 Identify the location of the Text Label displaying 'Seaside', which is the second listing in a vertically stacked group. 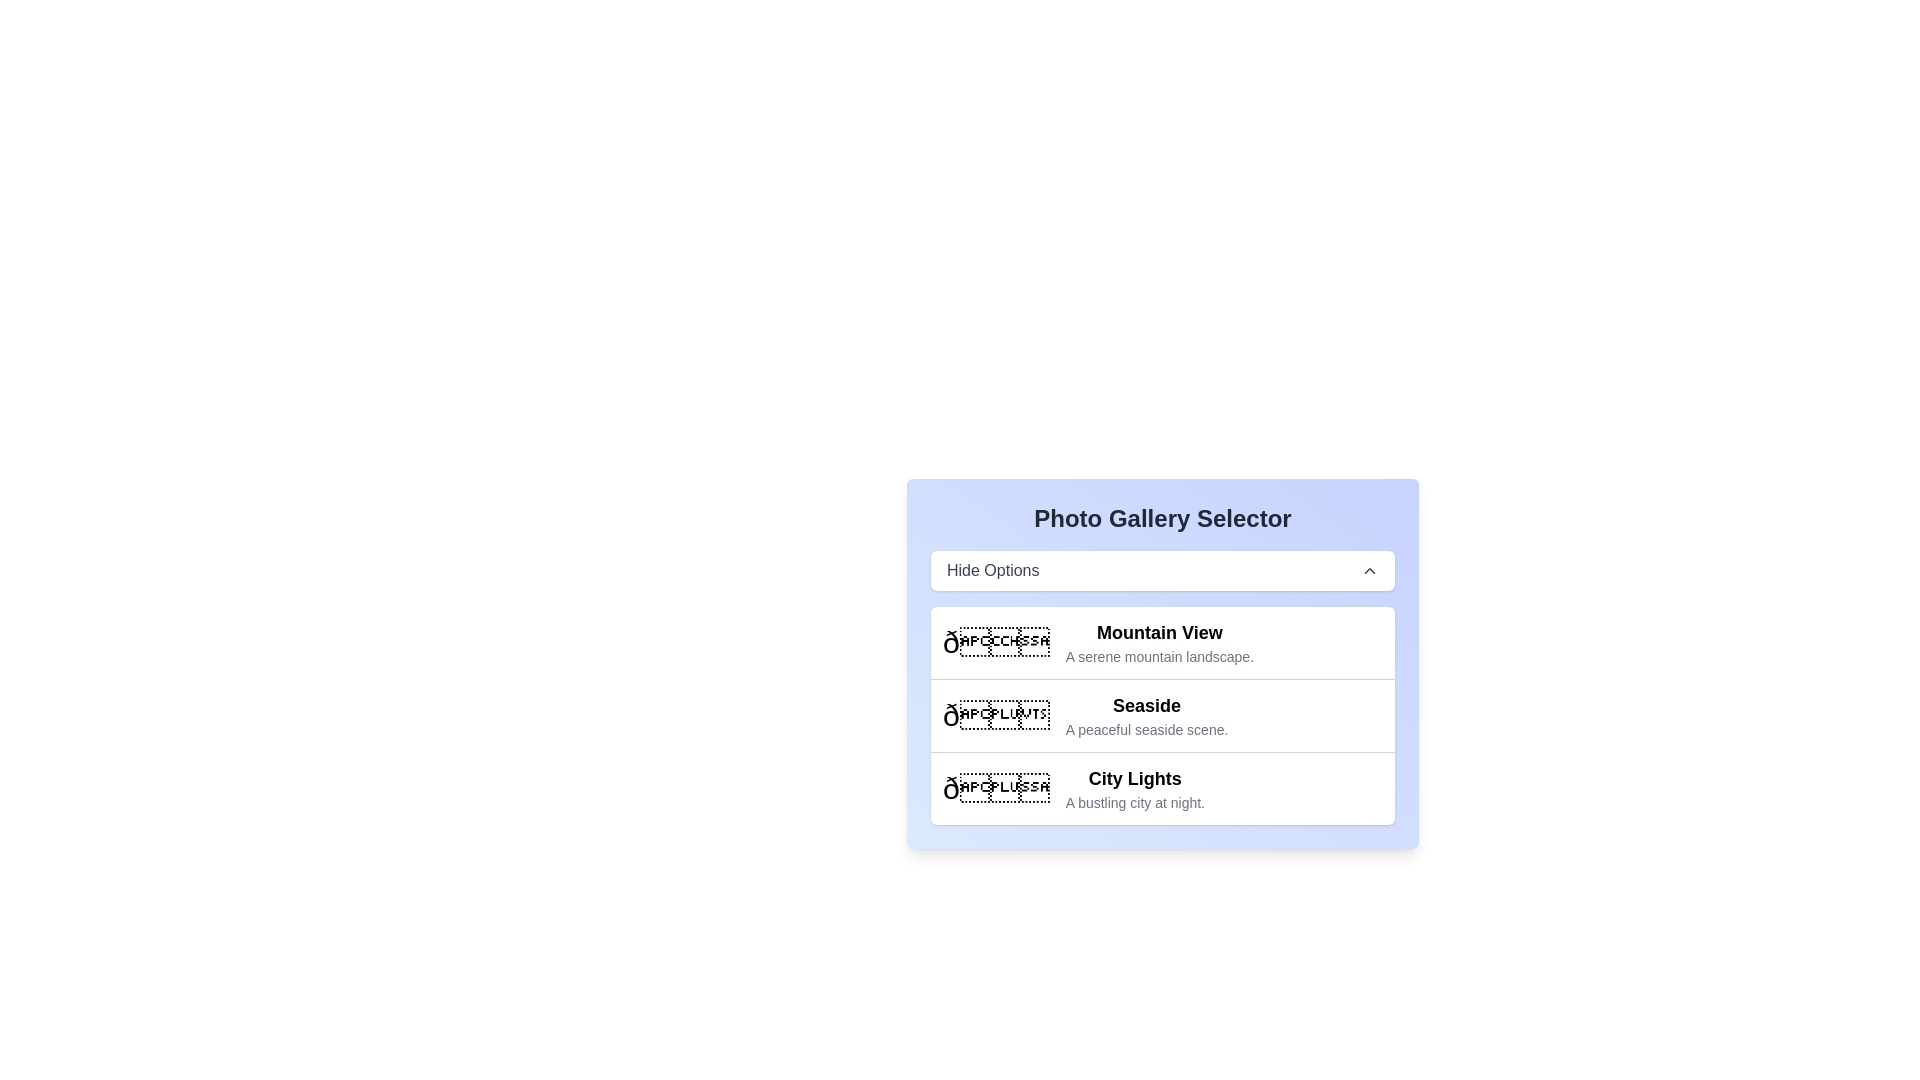
(1147, 715).